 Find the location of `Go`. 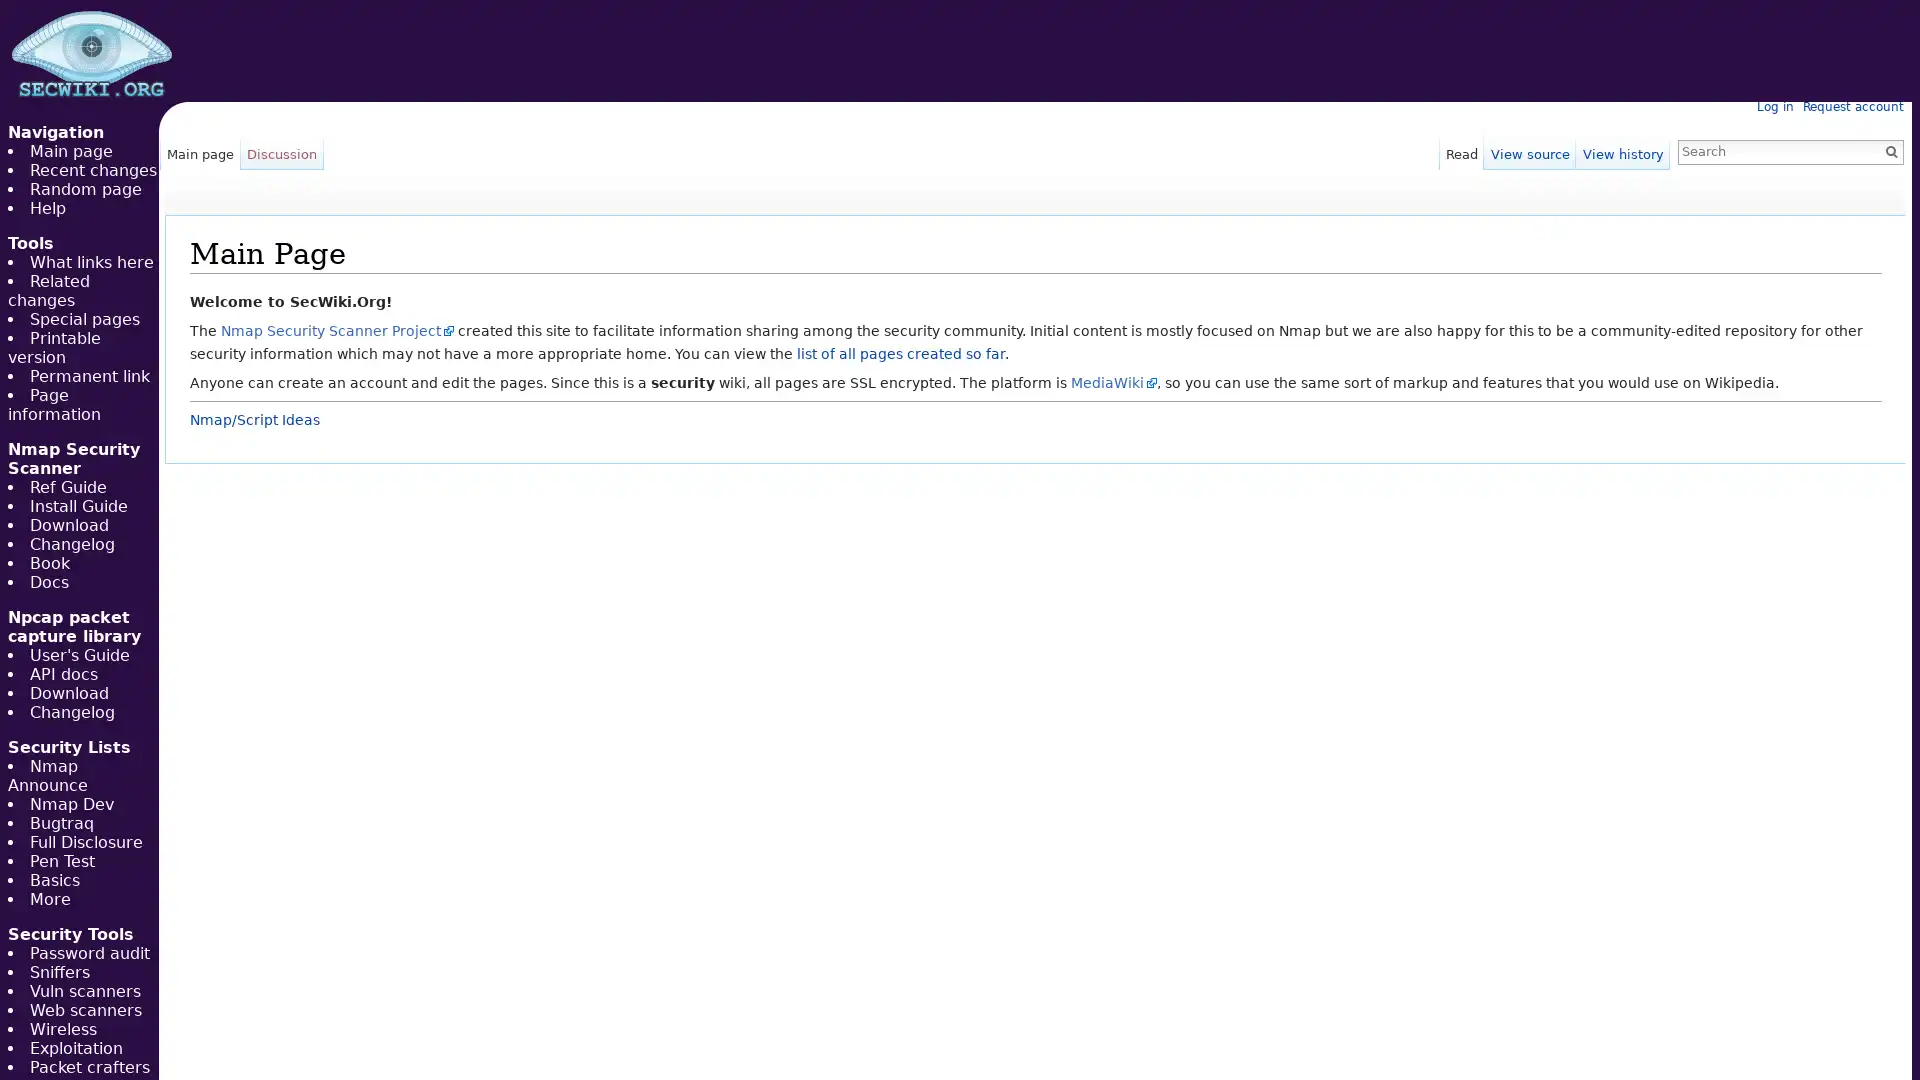

Go is located at coordinates (1890, 150).